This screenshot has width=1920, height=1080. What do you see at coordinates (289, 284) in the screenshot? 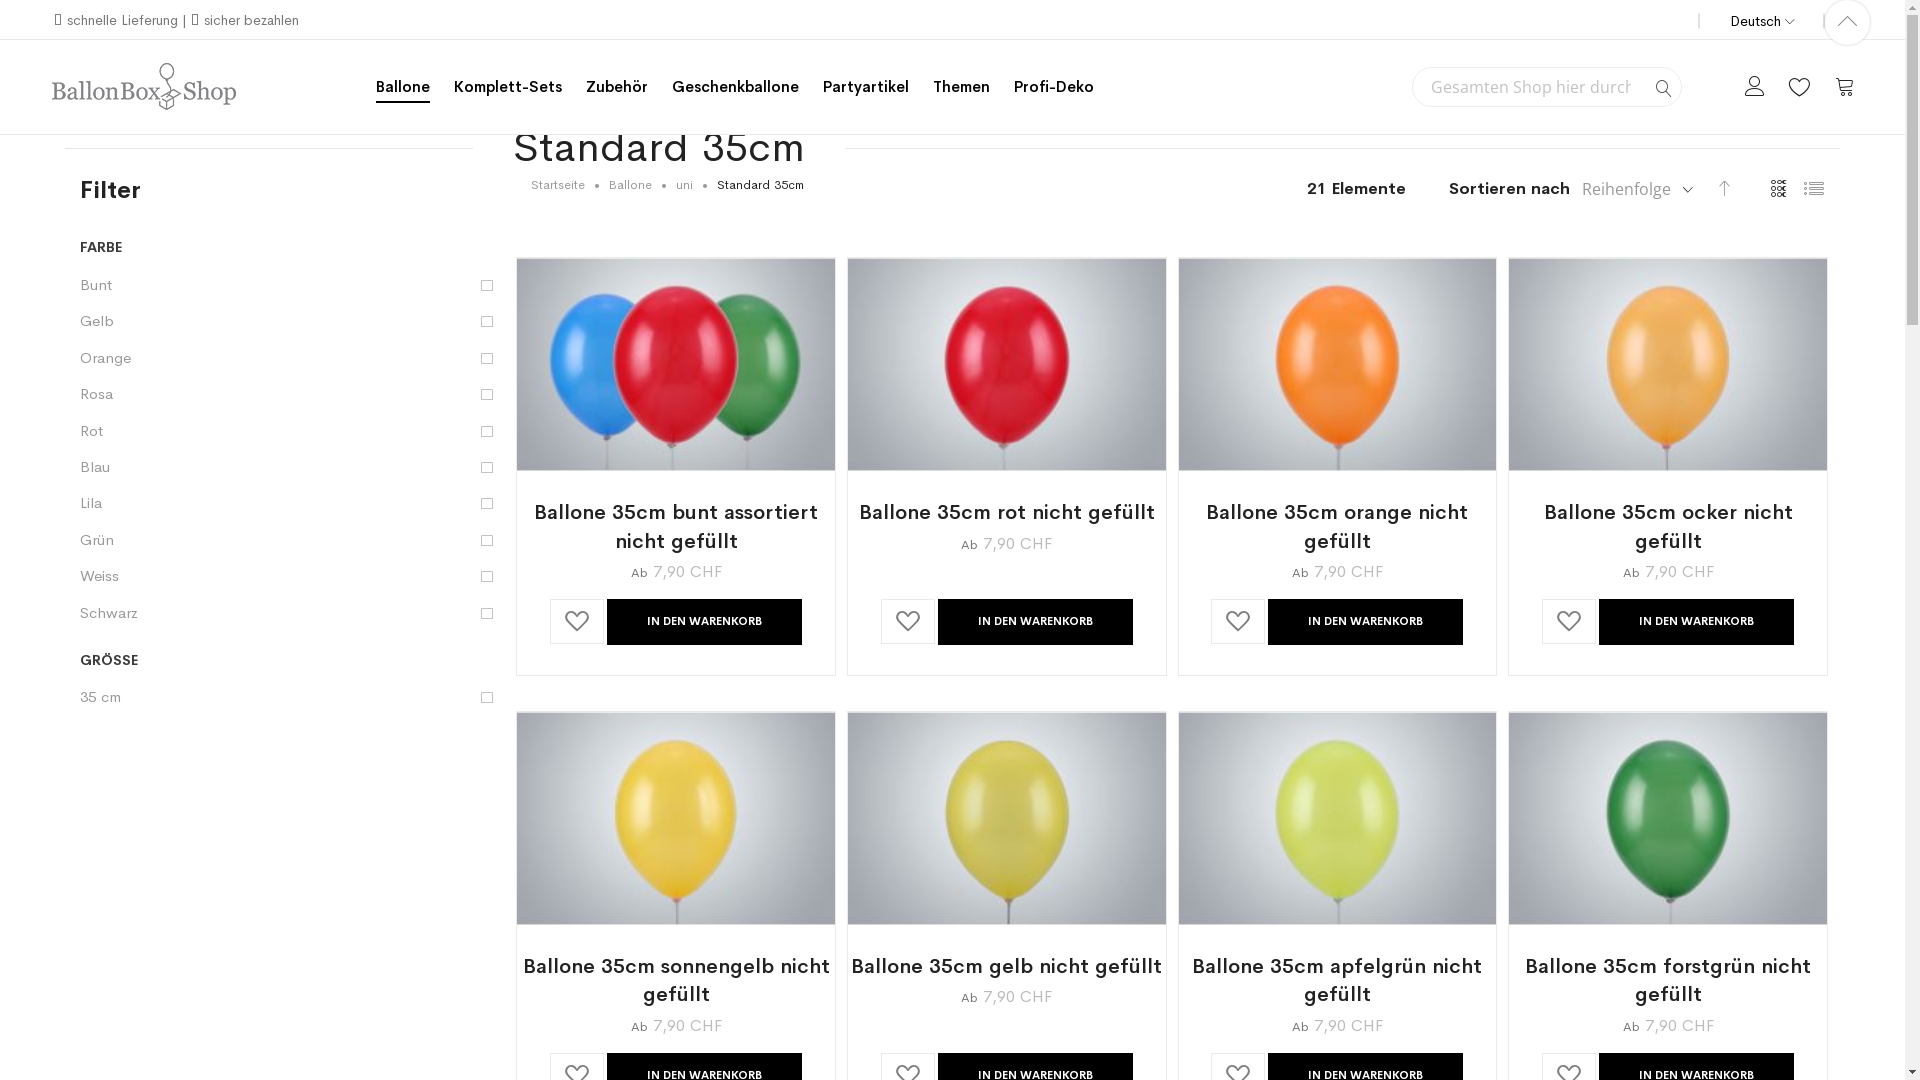
I see `'Bunt'` at bounding box center [289, 284].